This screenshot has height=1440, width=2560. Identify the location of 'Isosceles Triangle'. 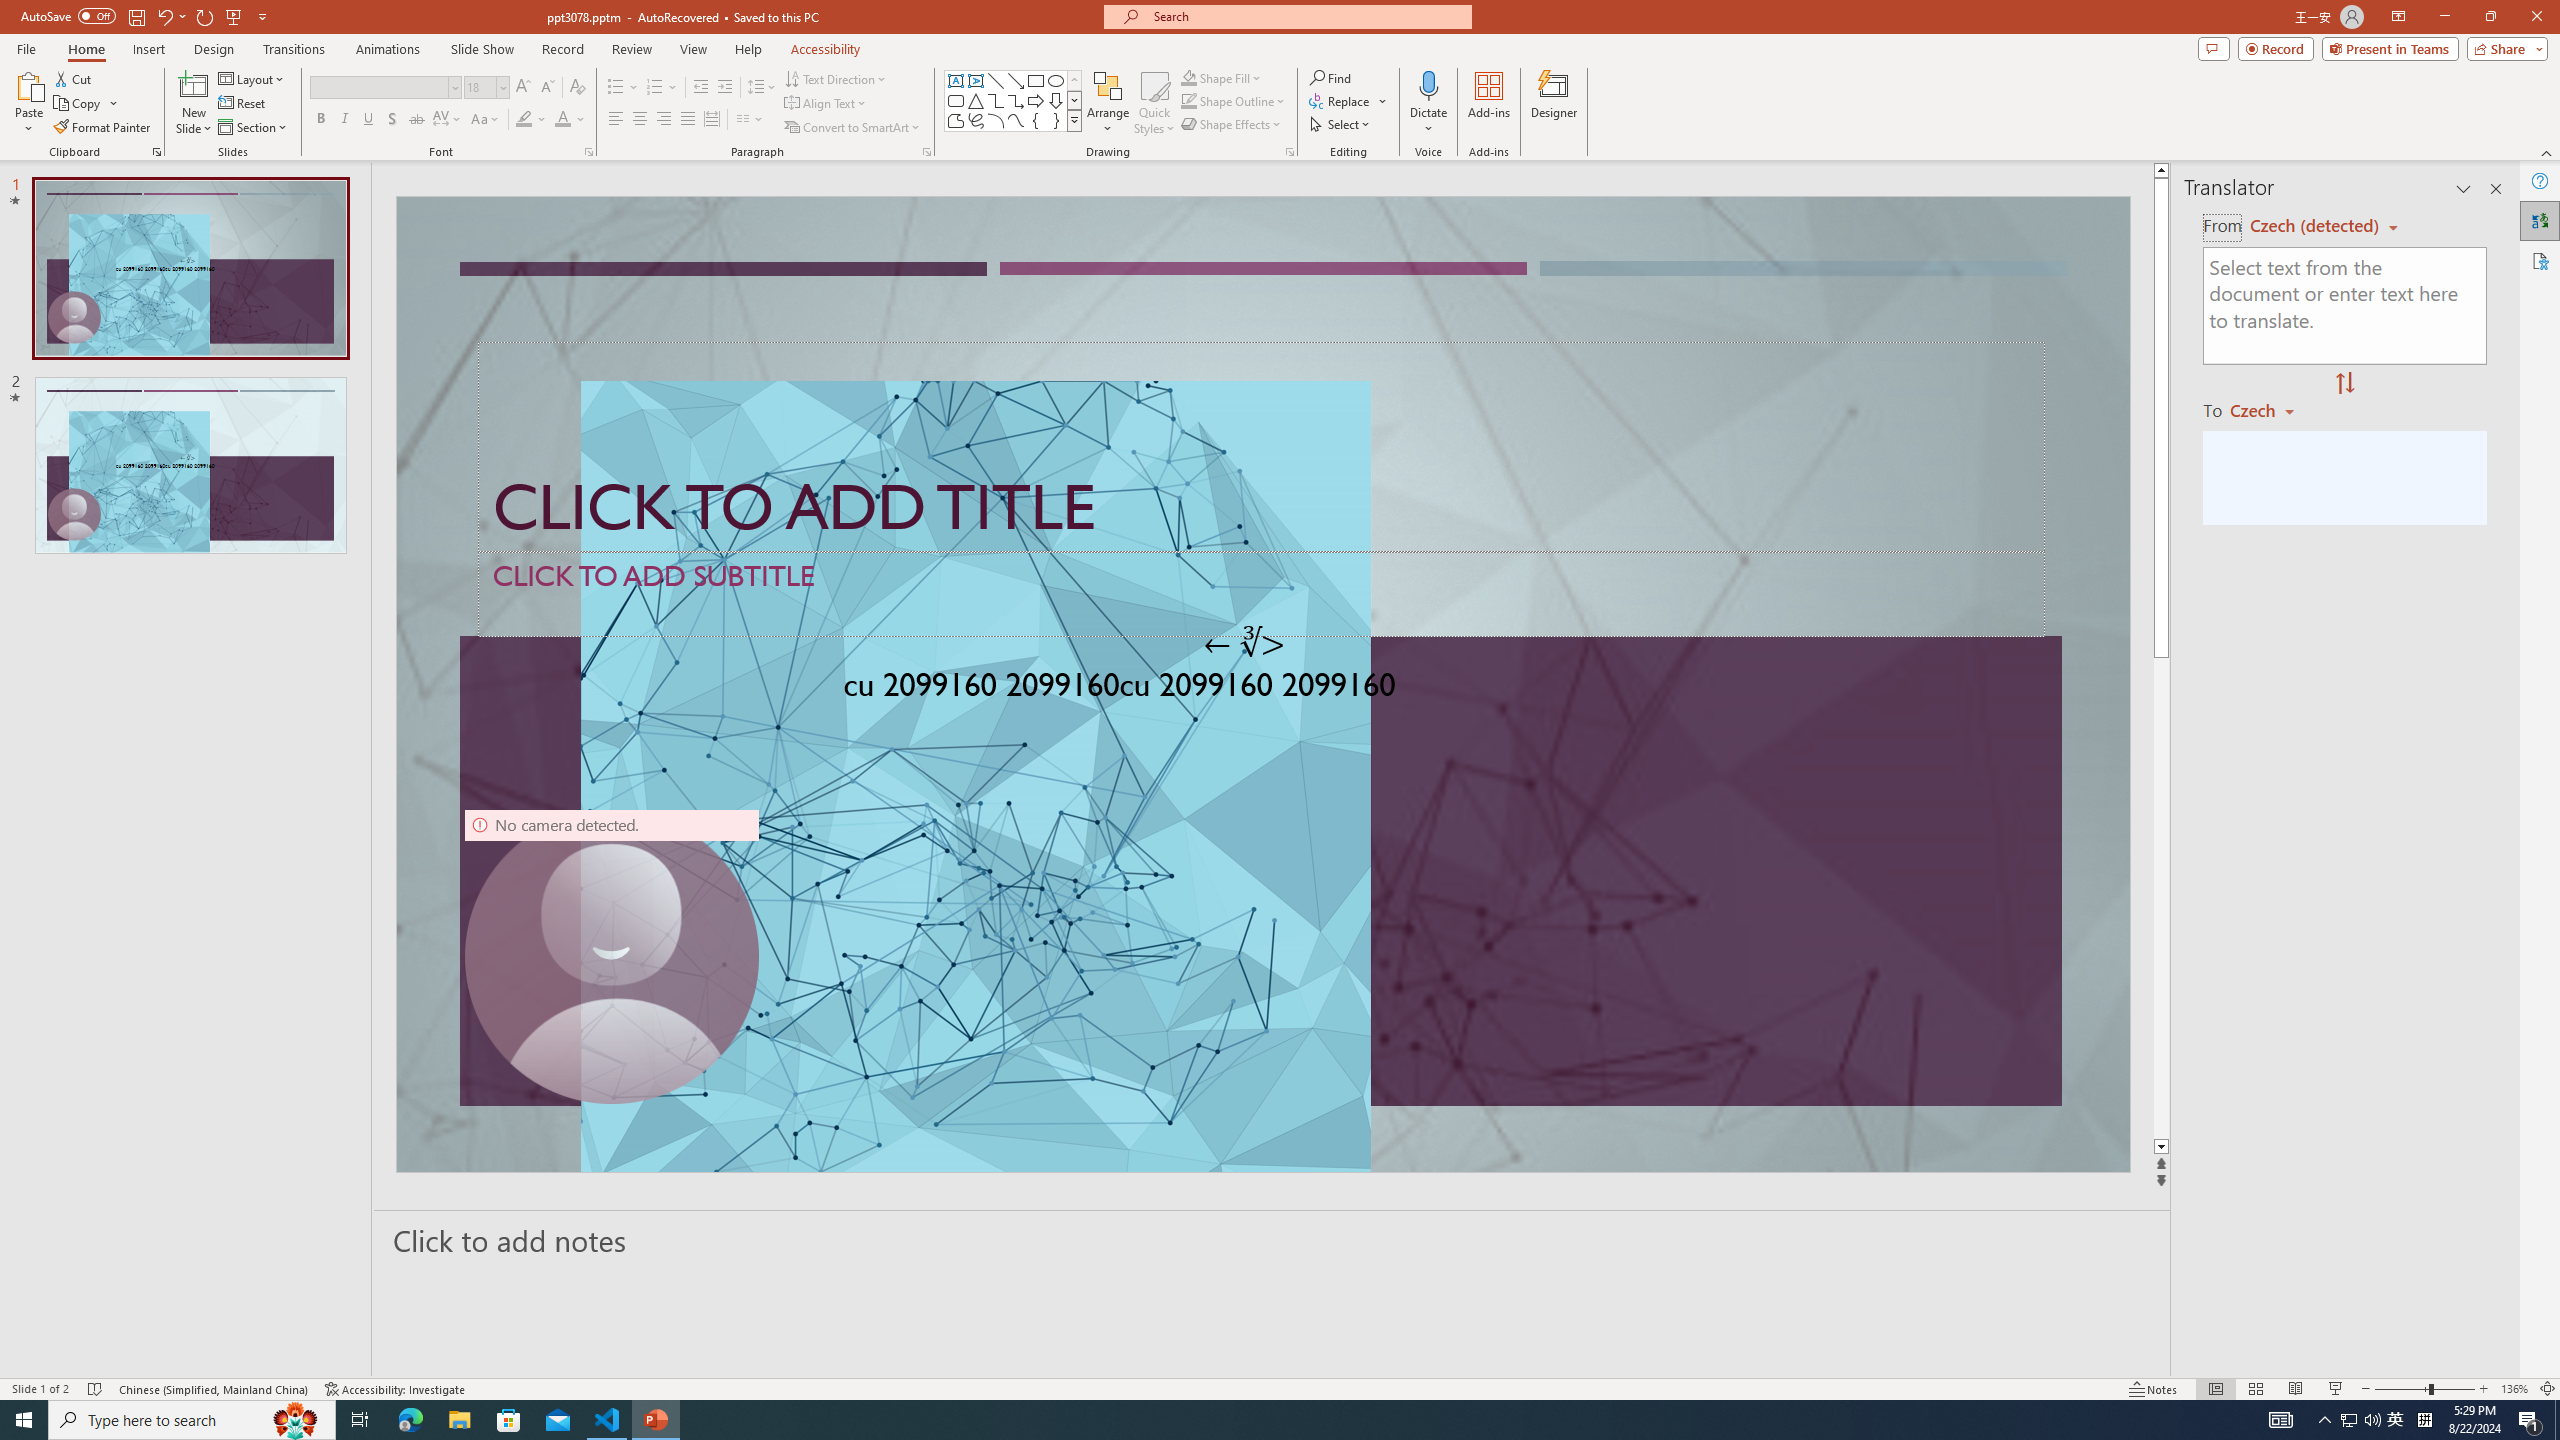
(974, 99).